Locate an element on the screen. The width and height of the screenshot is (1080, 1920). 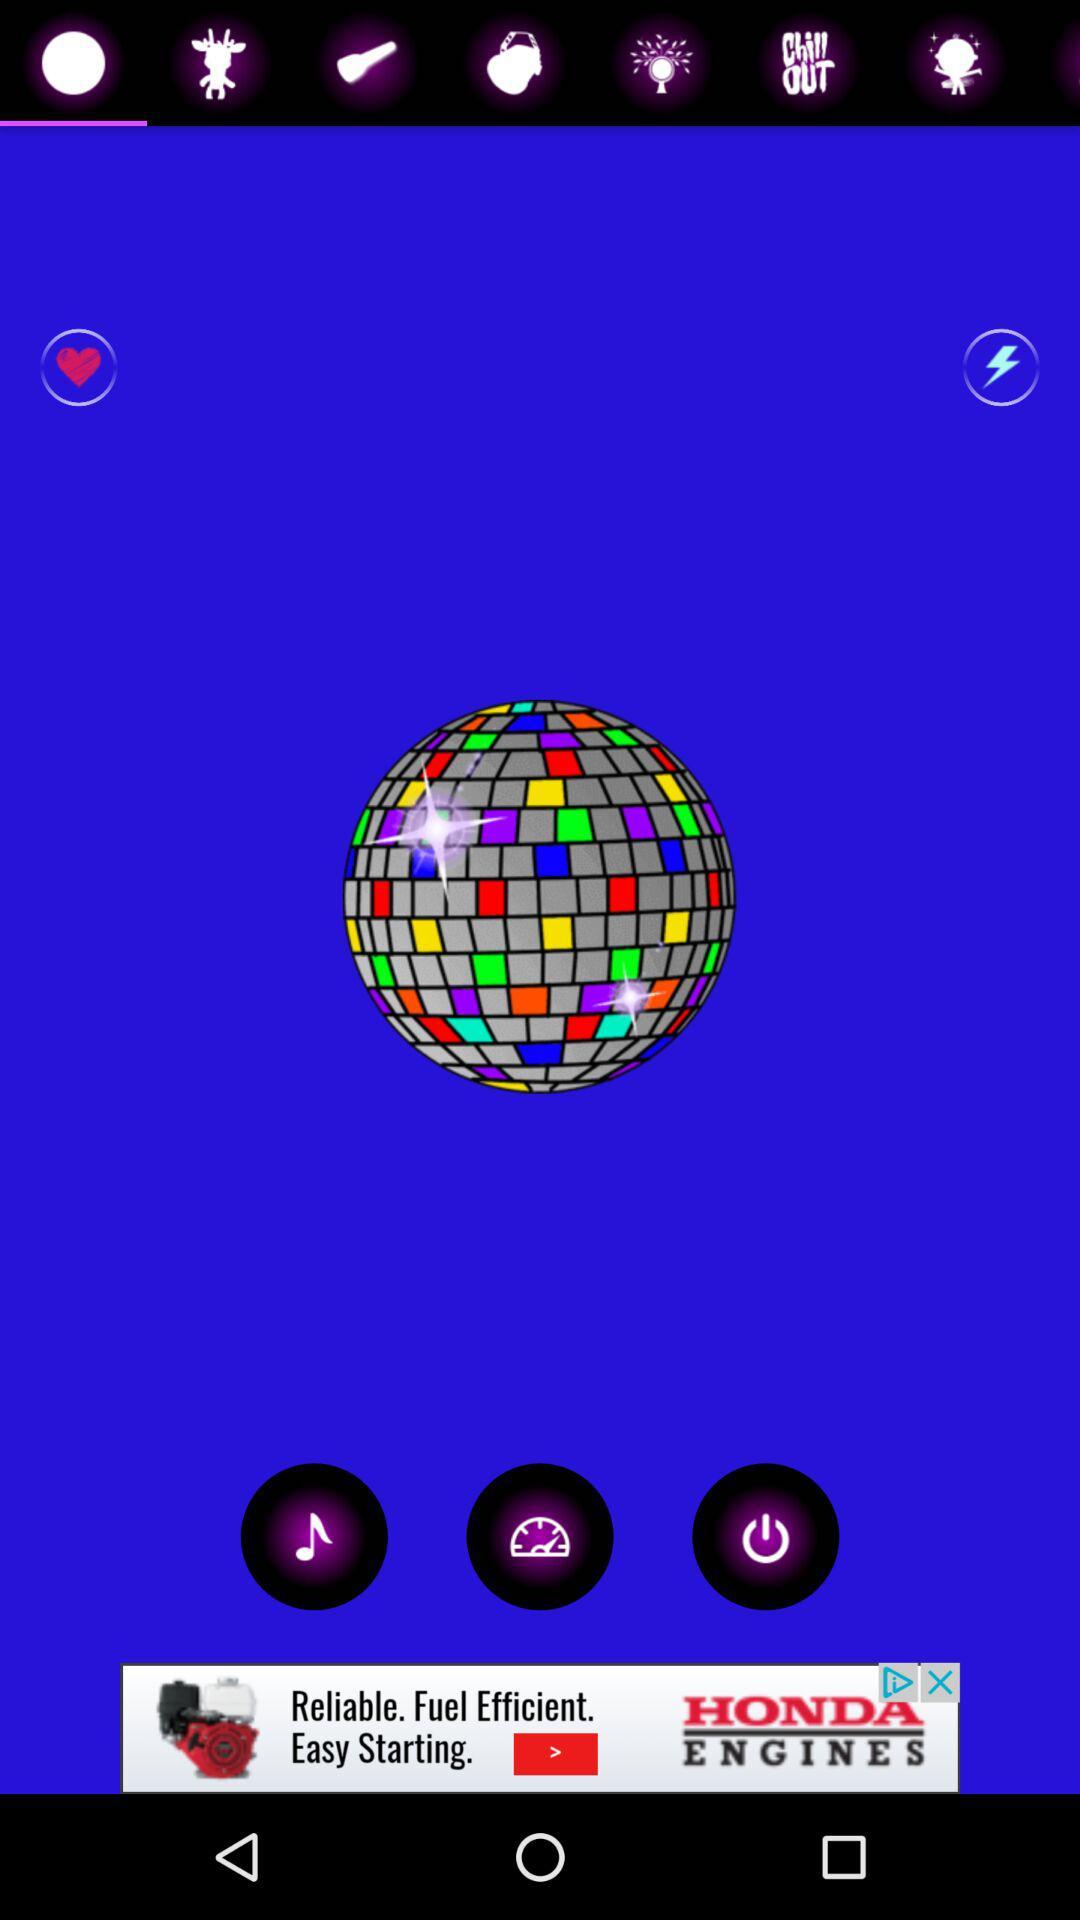
favorite button is located at coordinates (77, 367).